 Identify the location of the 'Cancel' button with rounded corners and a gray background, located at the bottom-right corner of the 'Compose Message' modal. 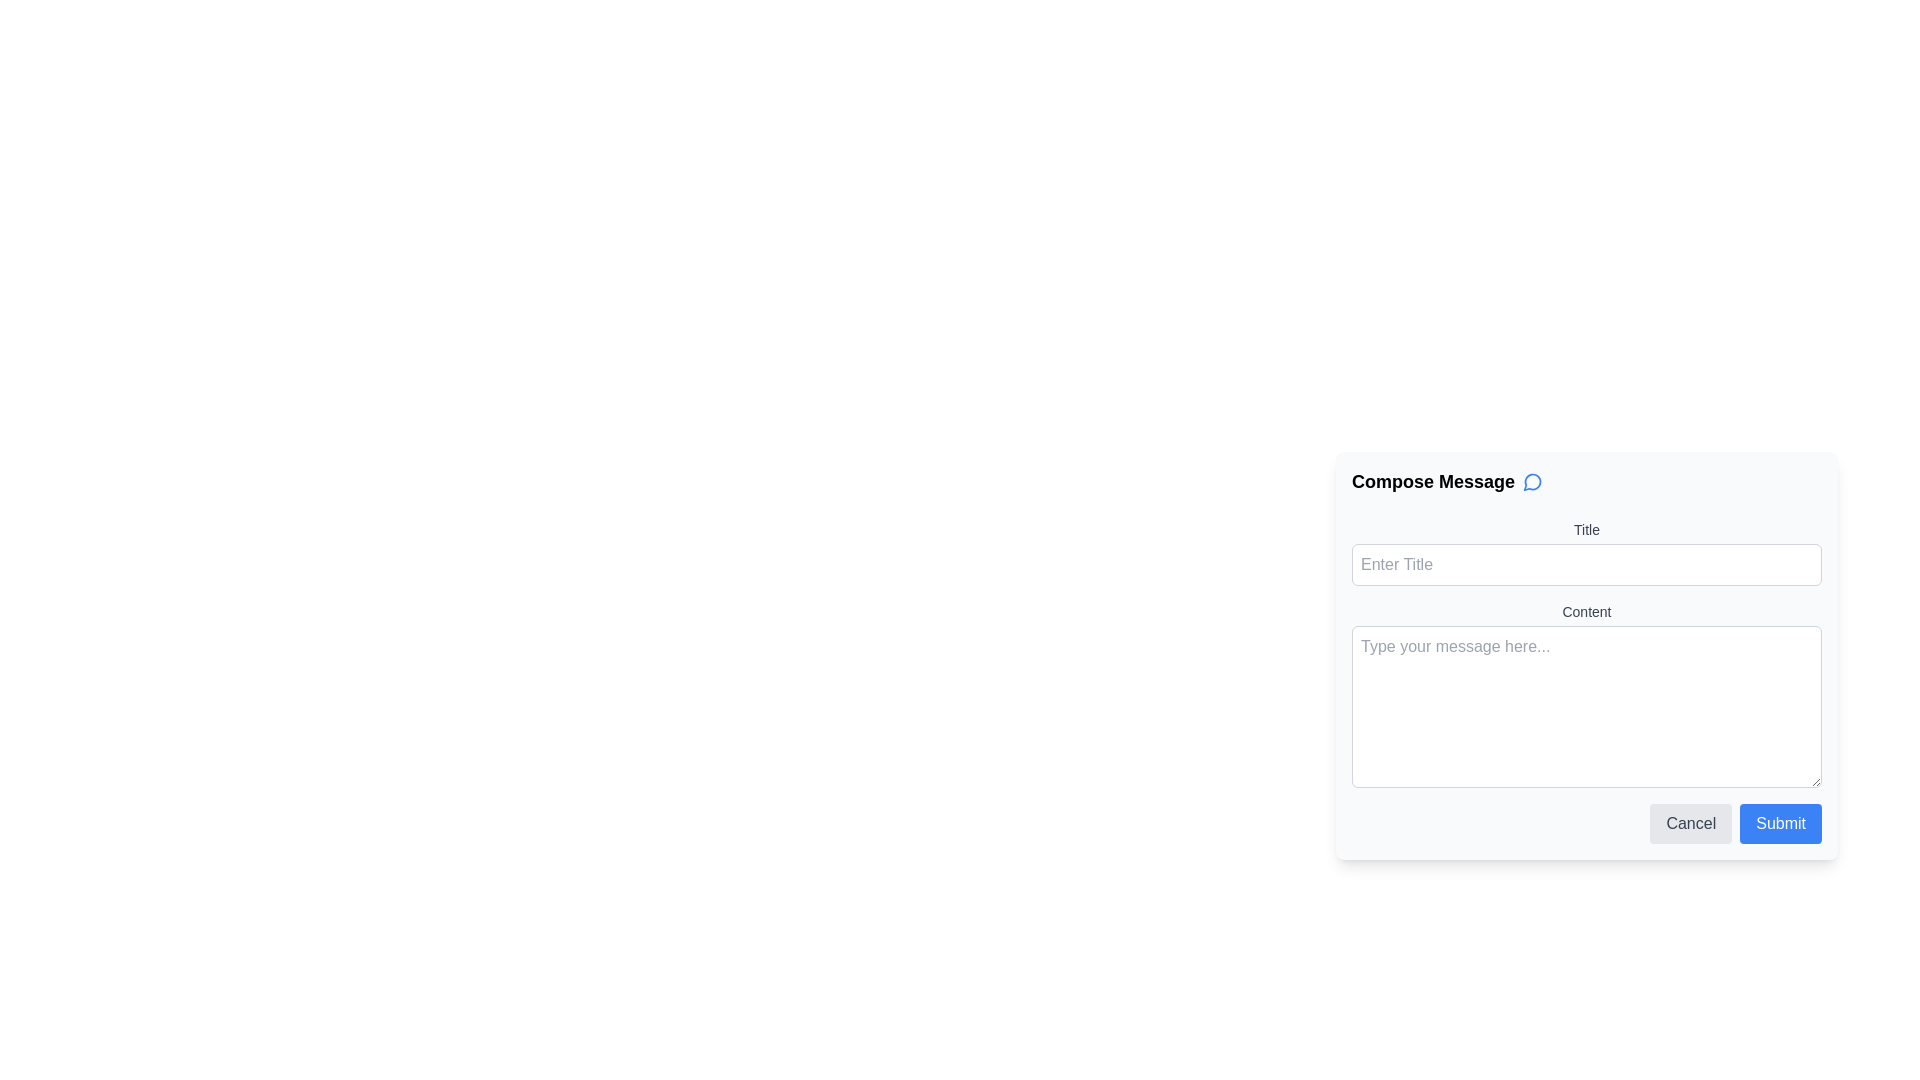
(1690, 824).